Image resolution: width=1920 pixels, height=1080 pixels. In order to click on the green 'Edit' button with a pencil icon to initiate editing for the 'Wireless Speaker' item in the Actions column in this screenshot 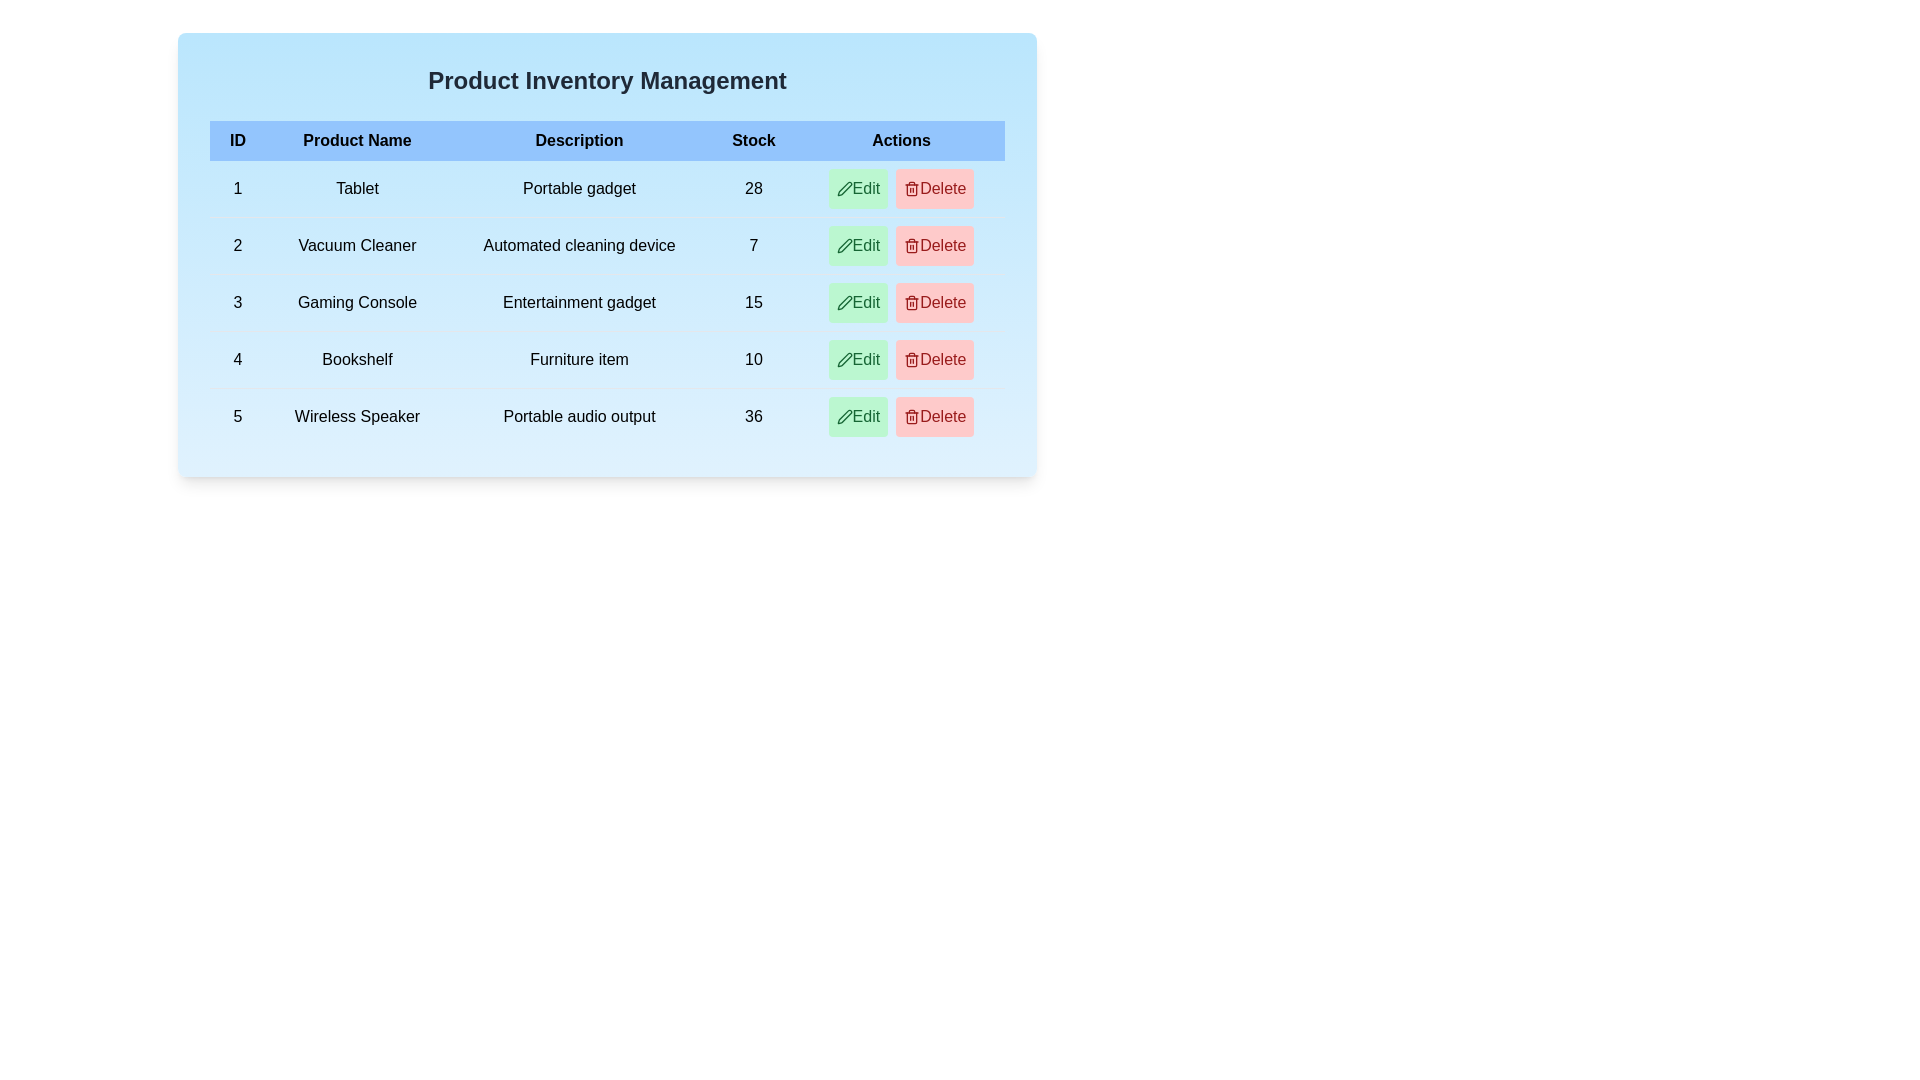, I will do `click(858, 415)`.